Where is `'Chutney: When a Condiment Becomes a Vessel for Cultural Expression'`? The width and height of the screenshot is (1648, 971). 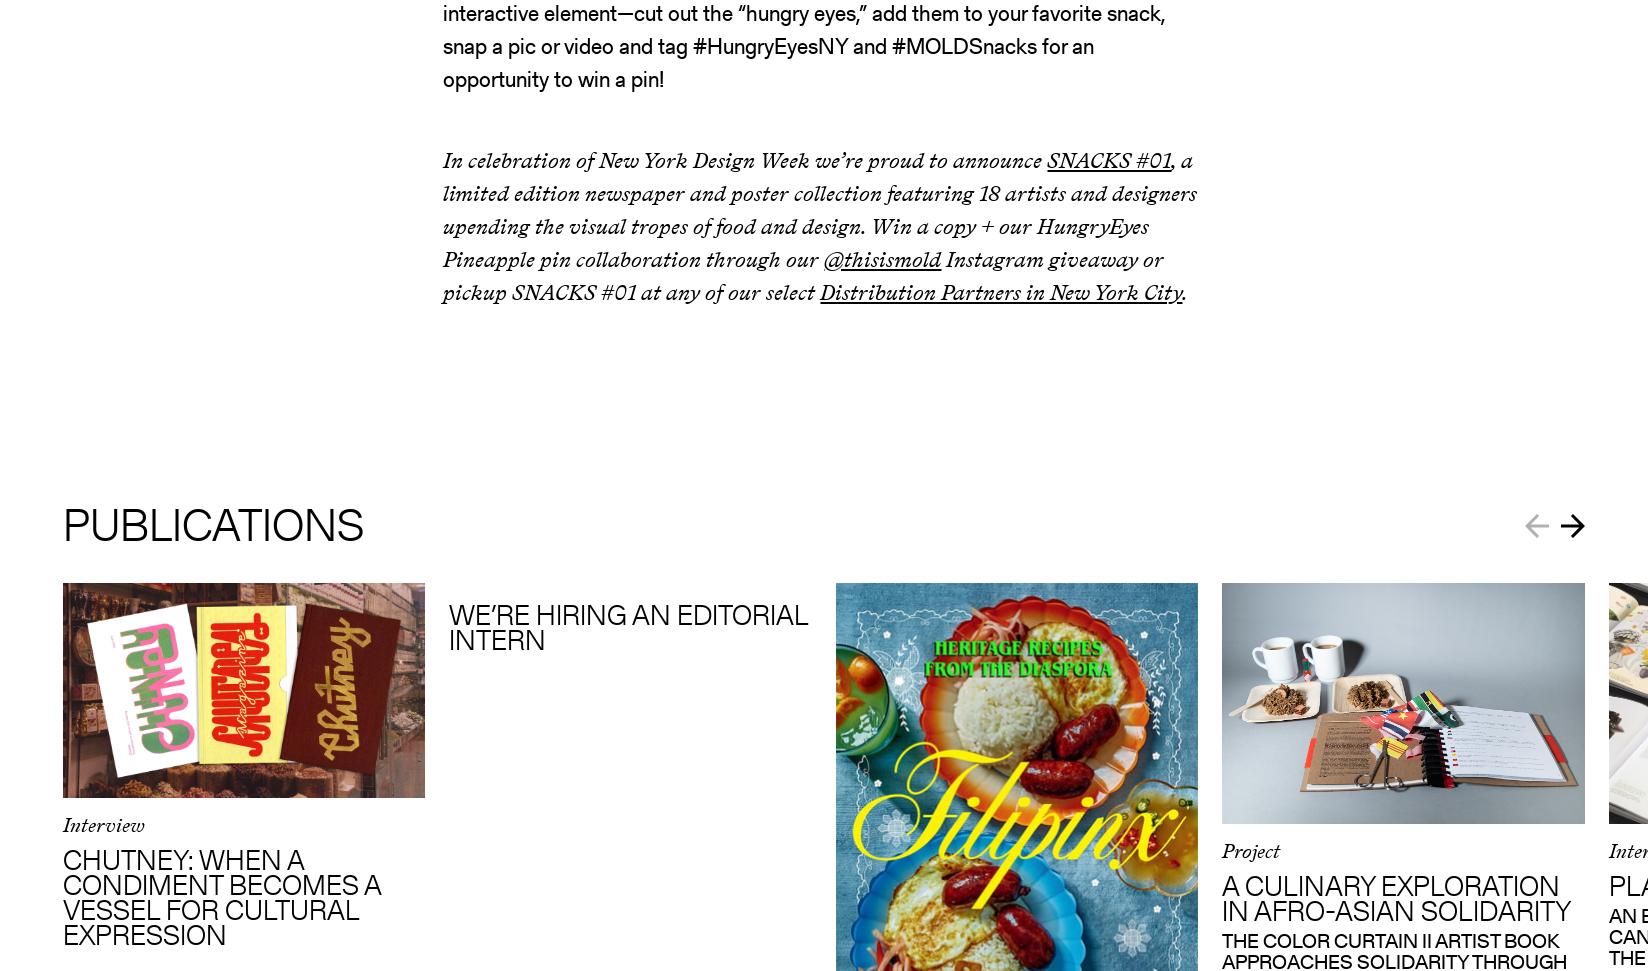 'Chutney: When a Condiment Becomes a Vessel for Cultural Expression' is located at coordinates (219, 897).